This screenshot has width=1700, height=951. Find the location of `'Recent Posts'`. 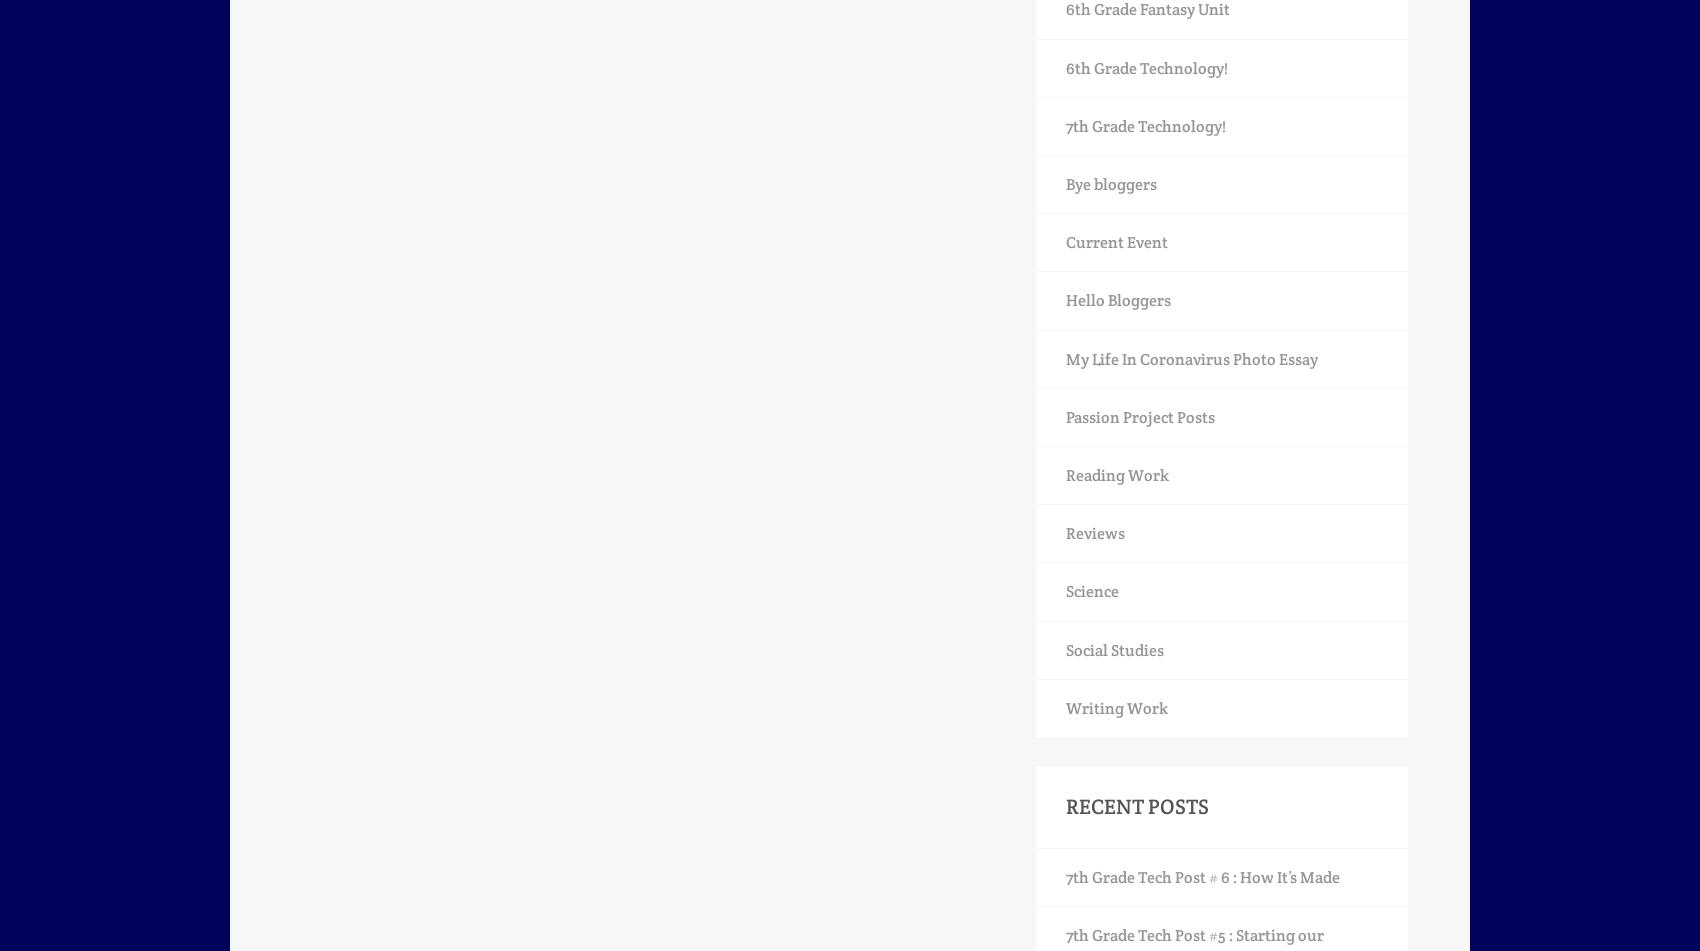

'Recent Posts' is located at coordinates (1137, 804).